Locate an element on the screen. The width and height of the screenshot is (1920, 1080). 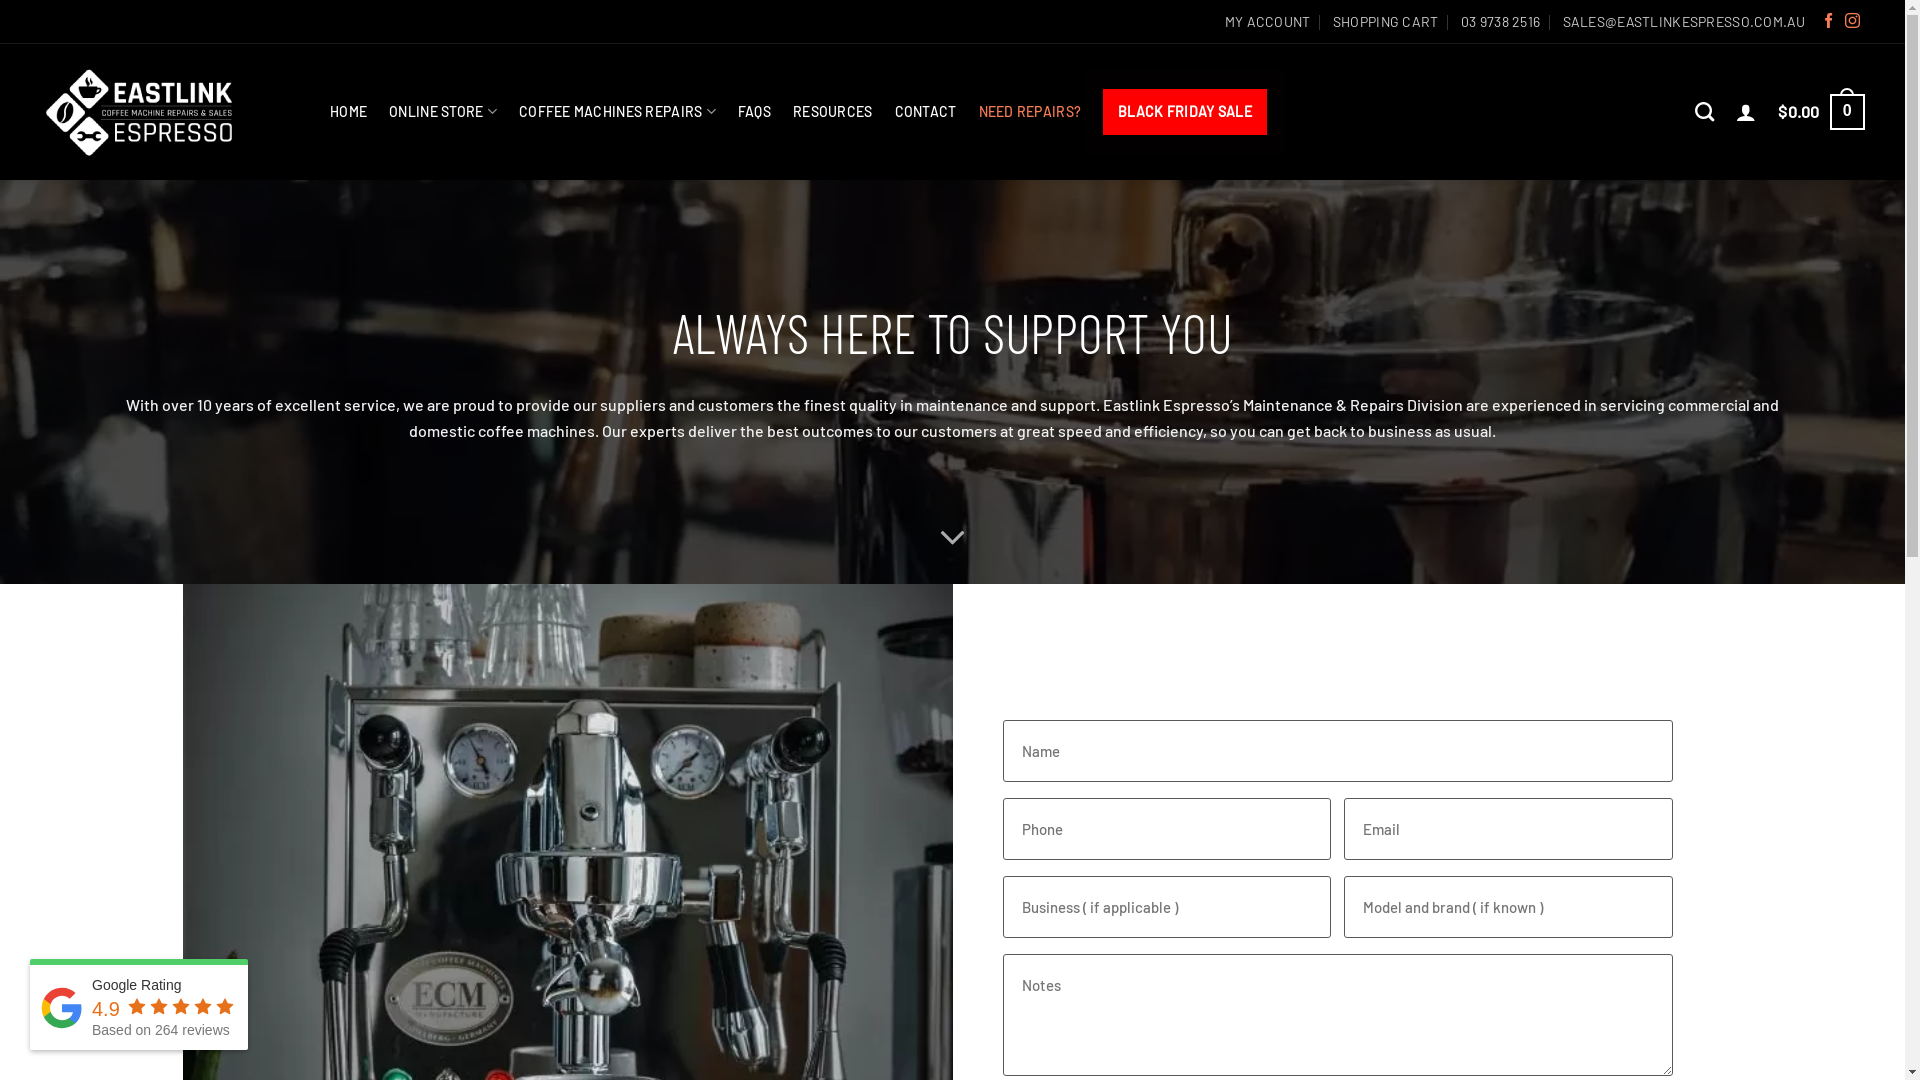
'SHOPPING CART' is located at coordinates (1333, 20).